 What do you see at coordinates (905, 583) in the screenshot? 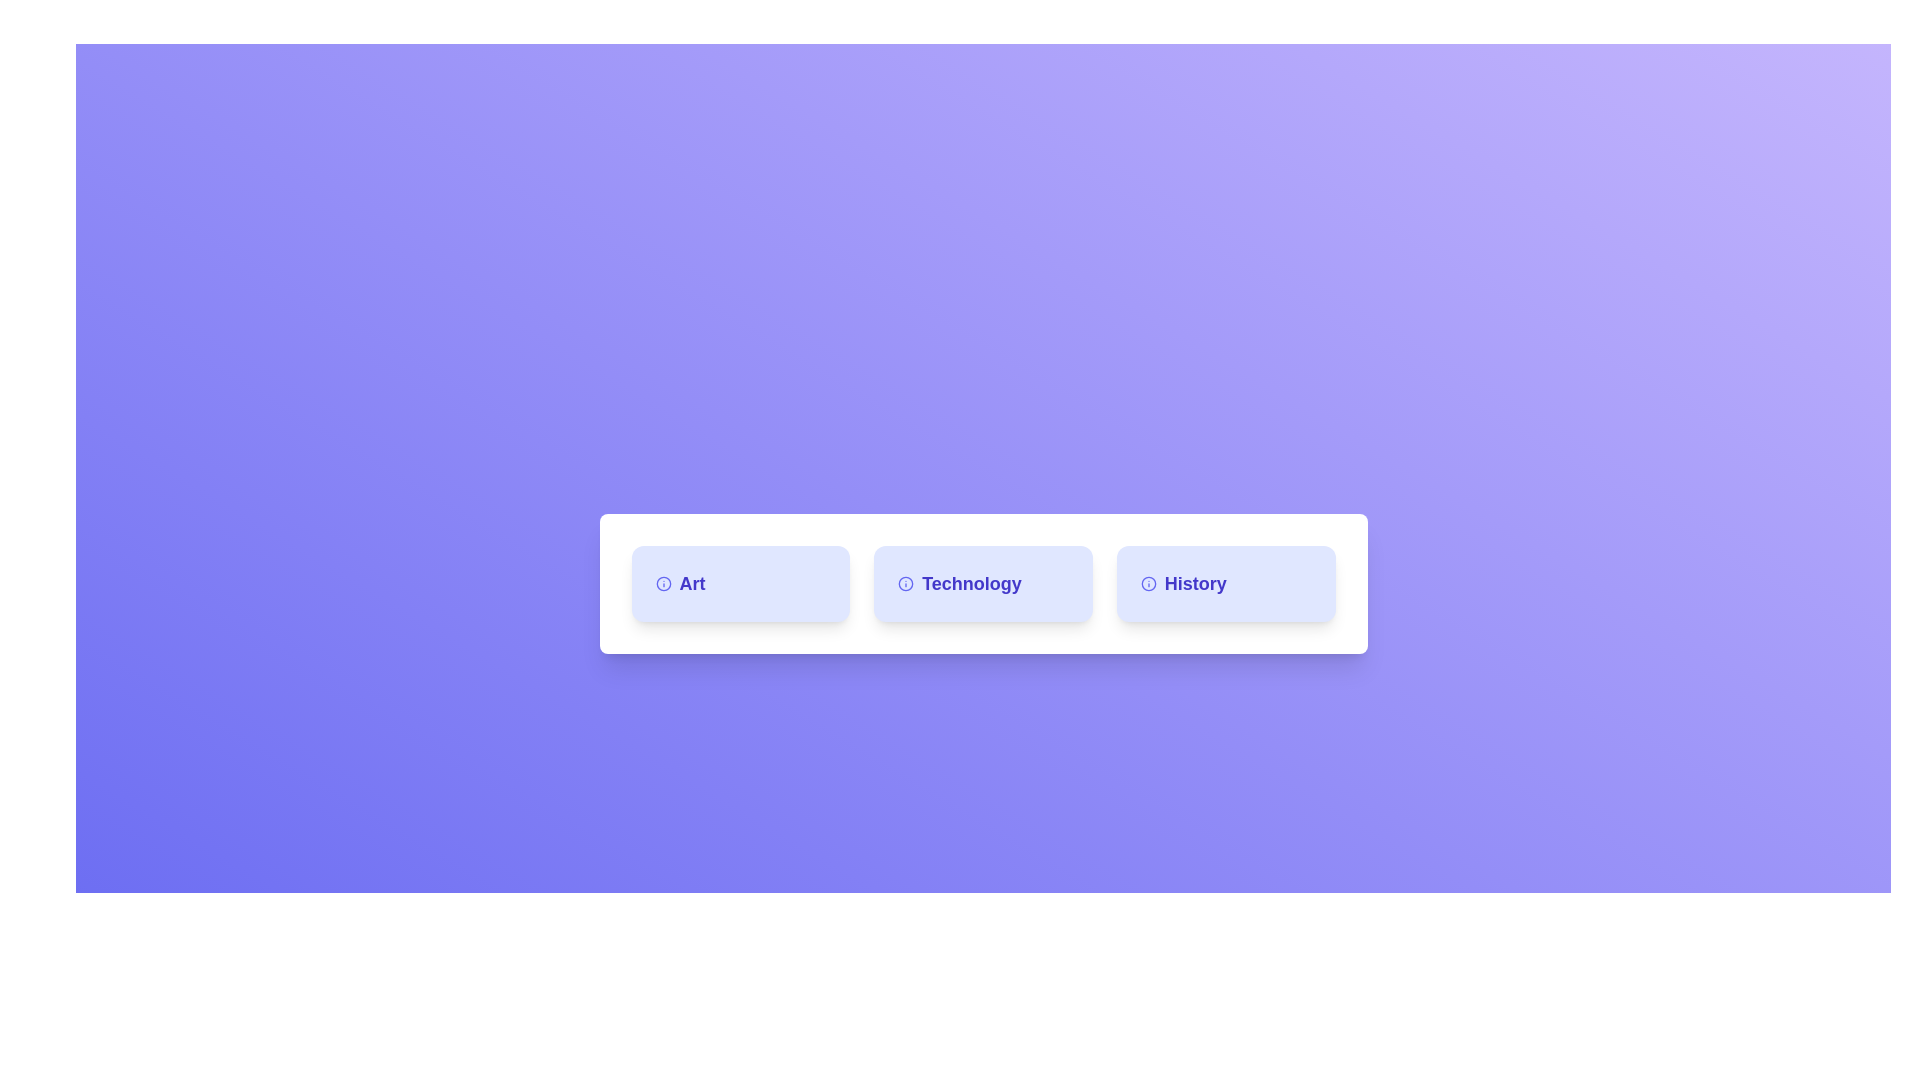
I see `the icon that visually represents the 'Technology' button to interact with the button` at bounding box center [905, 583].